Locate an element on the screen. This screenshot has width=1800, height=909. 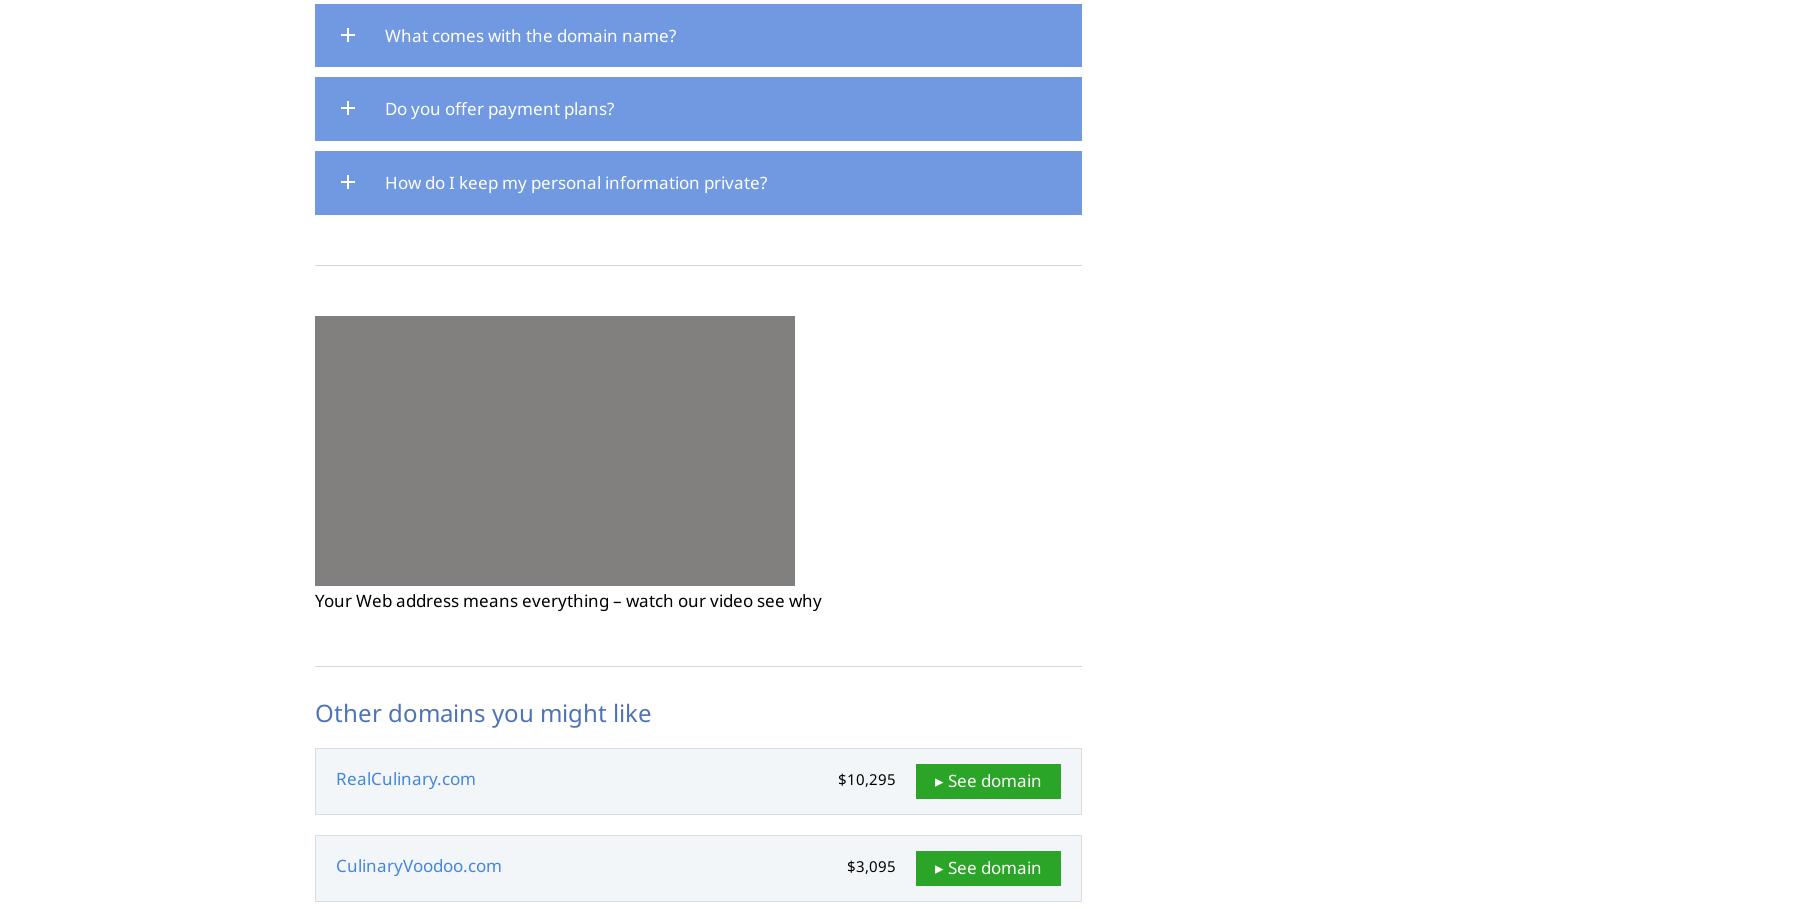
'Other domains you might like' is located at coordinates (314, 710).